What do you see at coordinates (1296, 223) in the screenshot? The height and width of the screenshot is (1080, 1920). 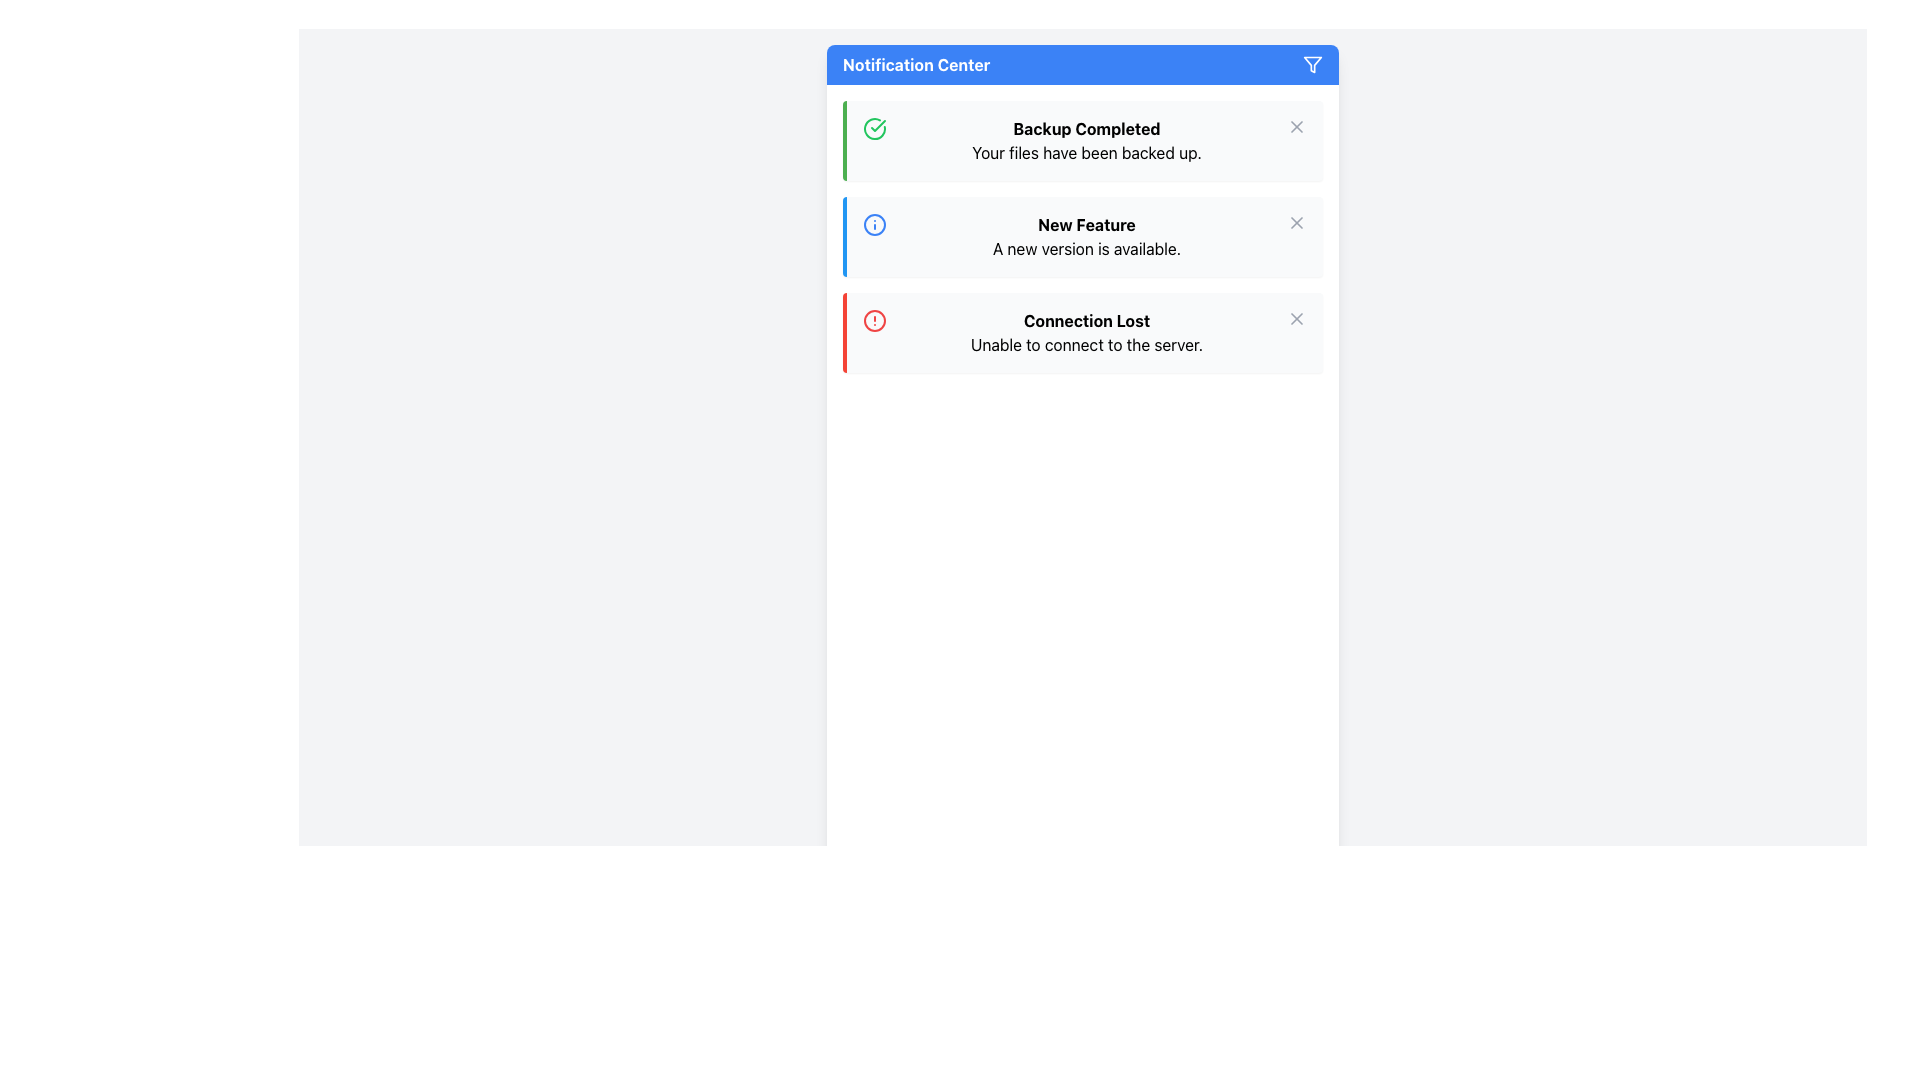 I see `the close button located in the top-right corner of the 'New Feature' notification card` at bounding box center [1296, 223].